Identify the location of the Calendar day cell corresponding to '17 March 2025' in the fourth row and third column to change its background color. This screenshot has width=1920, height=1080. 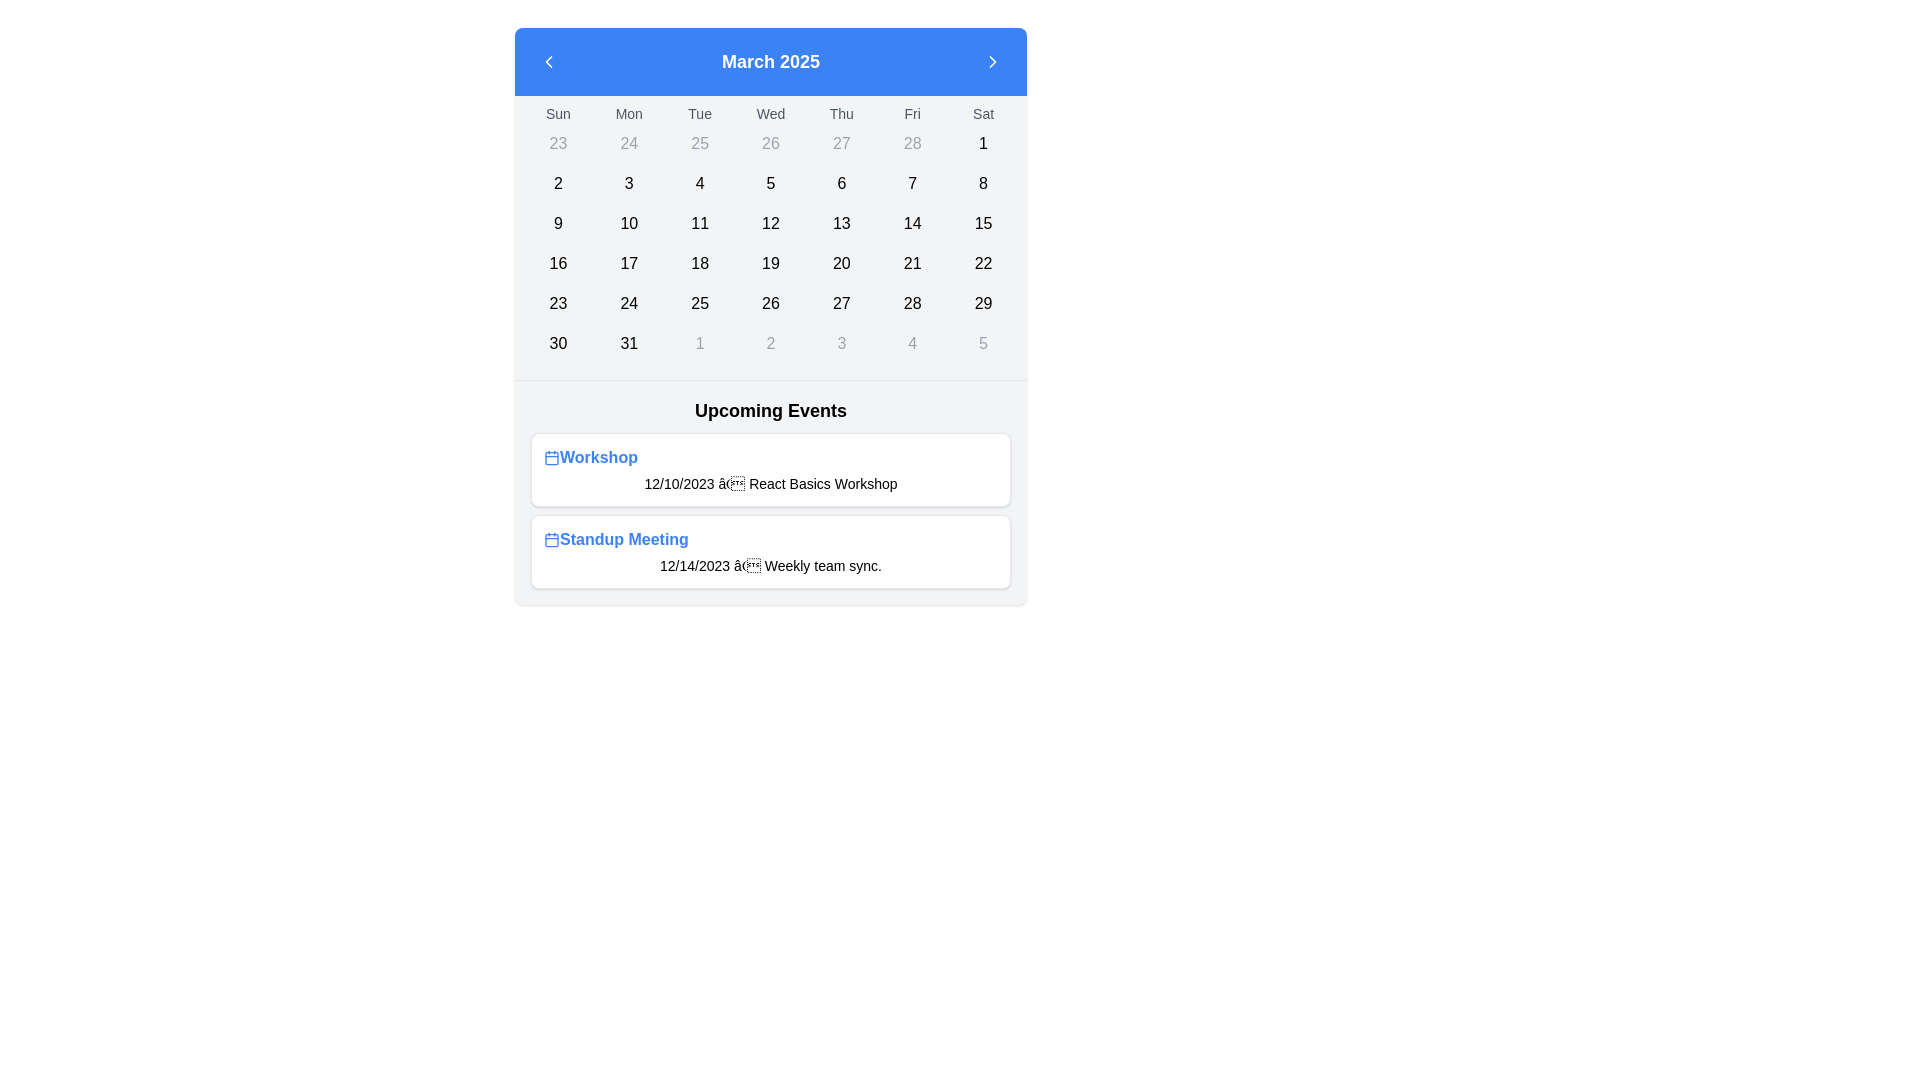
(628, 262).